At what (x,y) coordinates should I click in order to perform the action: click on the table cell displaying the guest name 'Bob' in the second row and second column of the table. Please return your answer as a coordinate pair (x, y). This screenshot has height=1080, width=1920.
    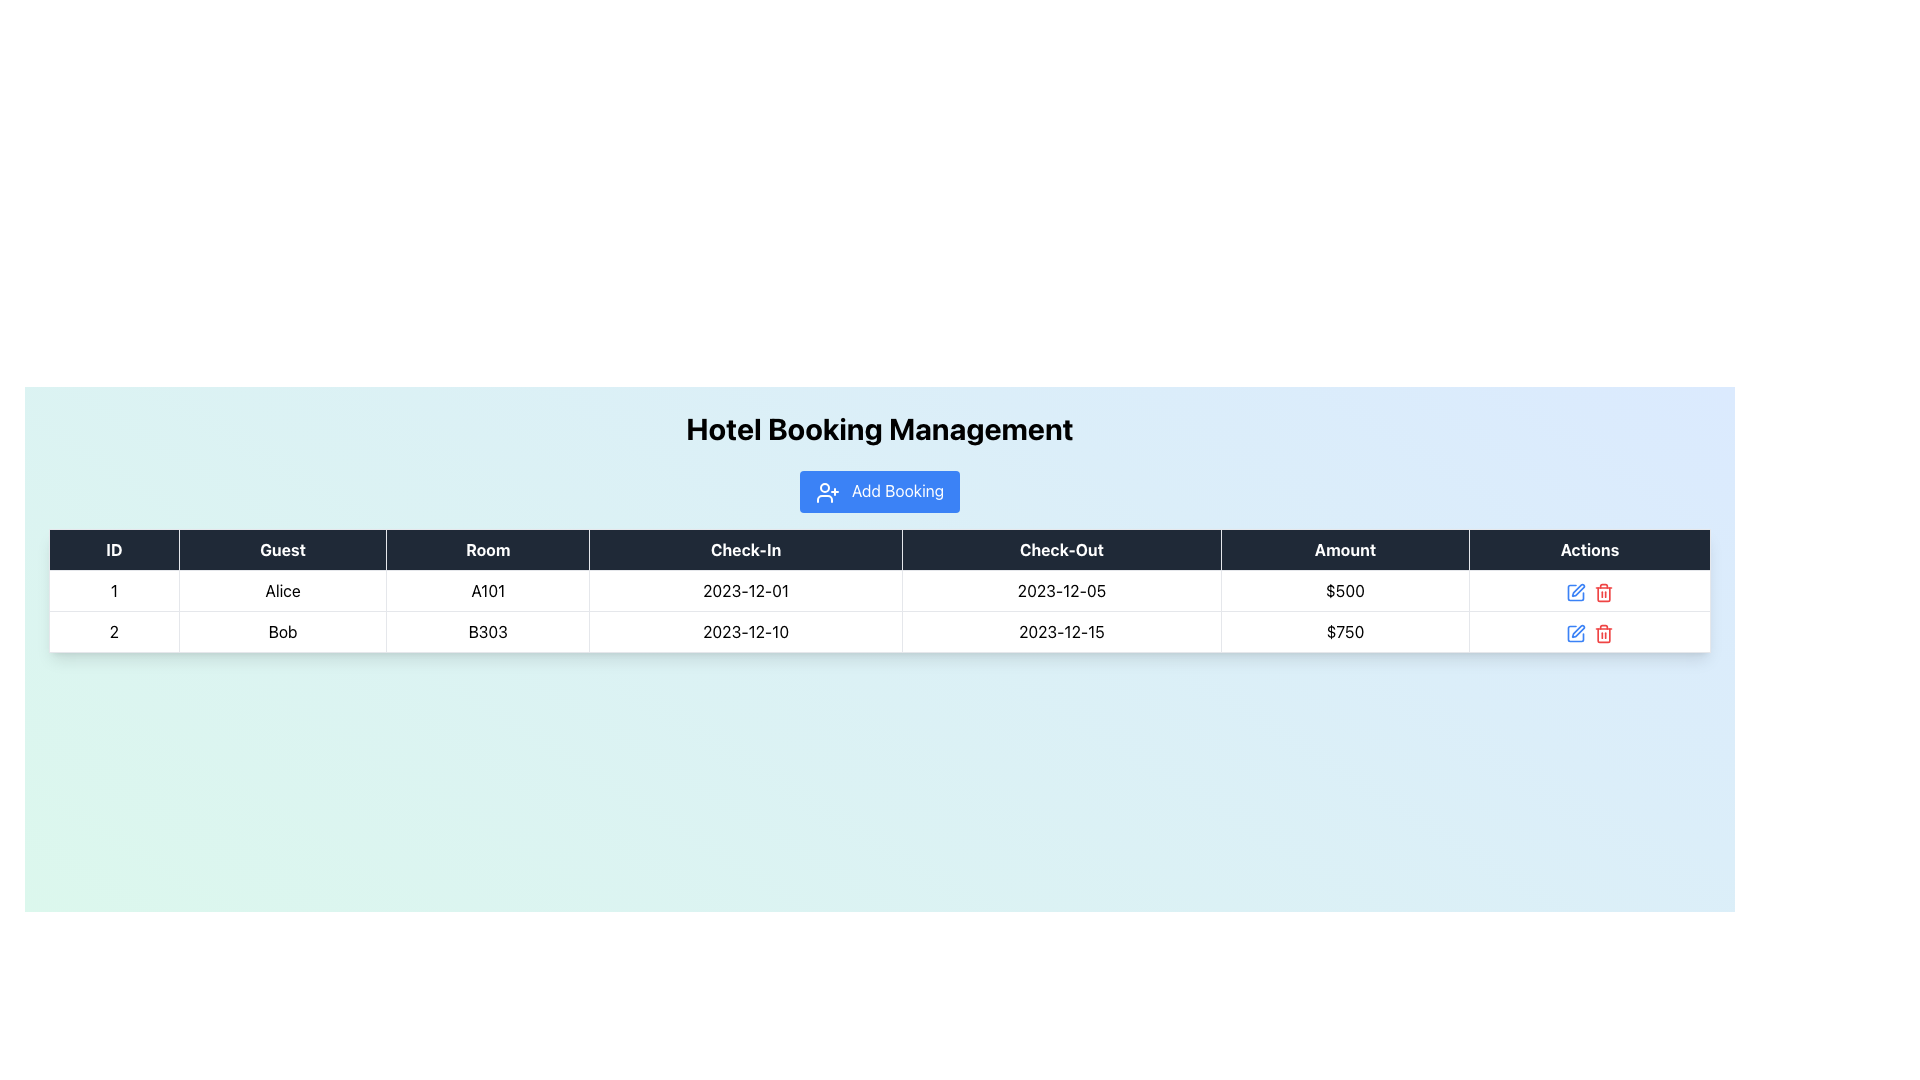
    Looking at the image, I should click on (282, 631).